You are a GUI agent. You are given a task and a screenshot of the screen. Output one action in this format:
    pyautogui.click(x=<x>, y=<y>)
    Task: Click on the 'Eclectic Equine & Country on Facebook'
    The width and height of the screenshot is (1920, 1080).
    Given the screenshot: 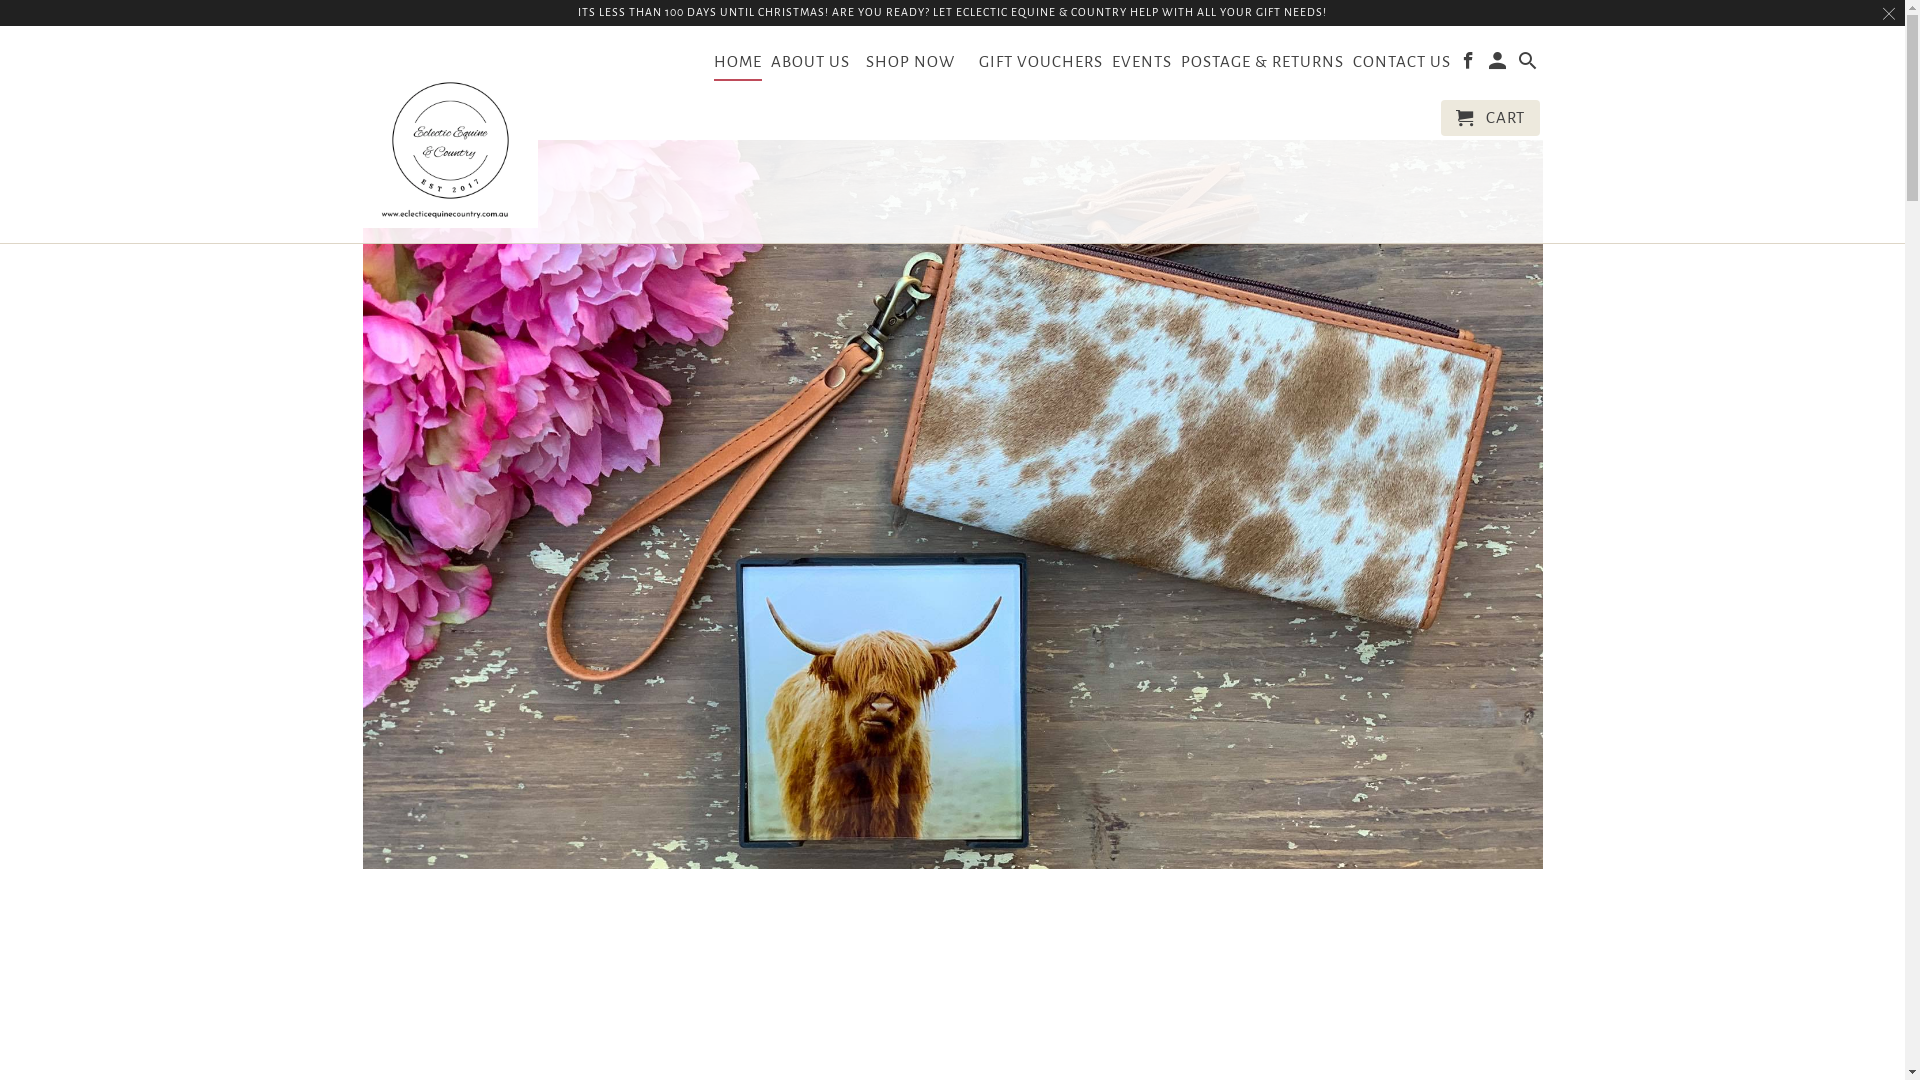 What is the action you would take?
    pyautogui.click(x=1470, y=64)
    